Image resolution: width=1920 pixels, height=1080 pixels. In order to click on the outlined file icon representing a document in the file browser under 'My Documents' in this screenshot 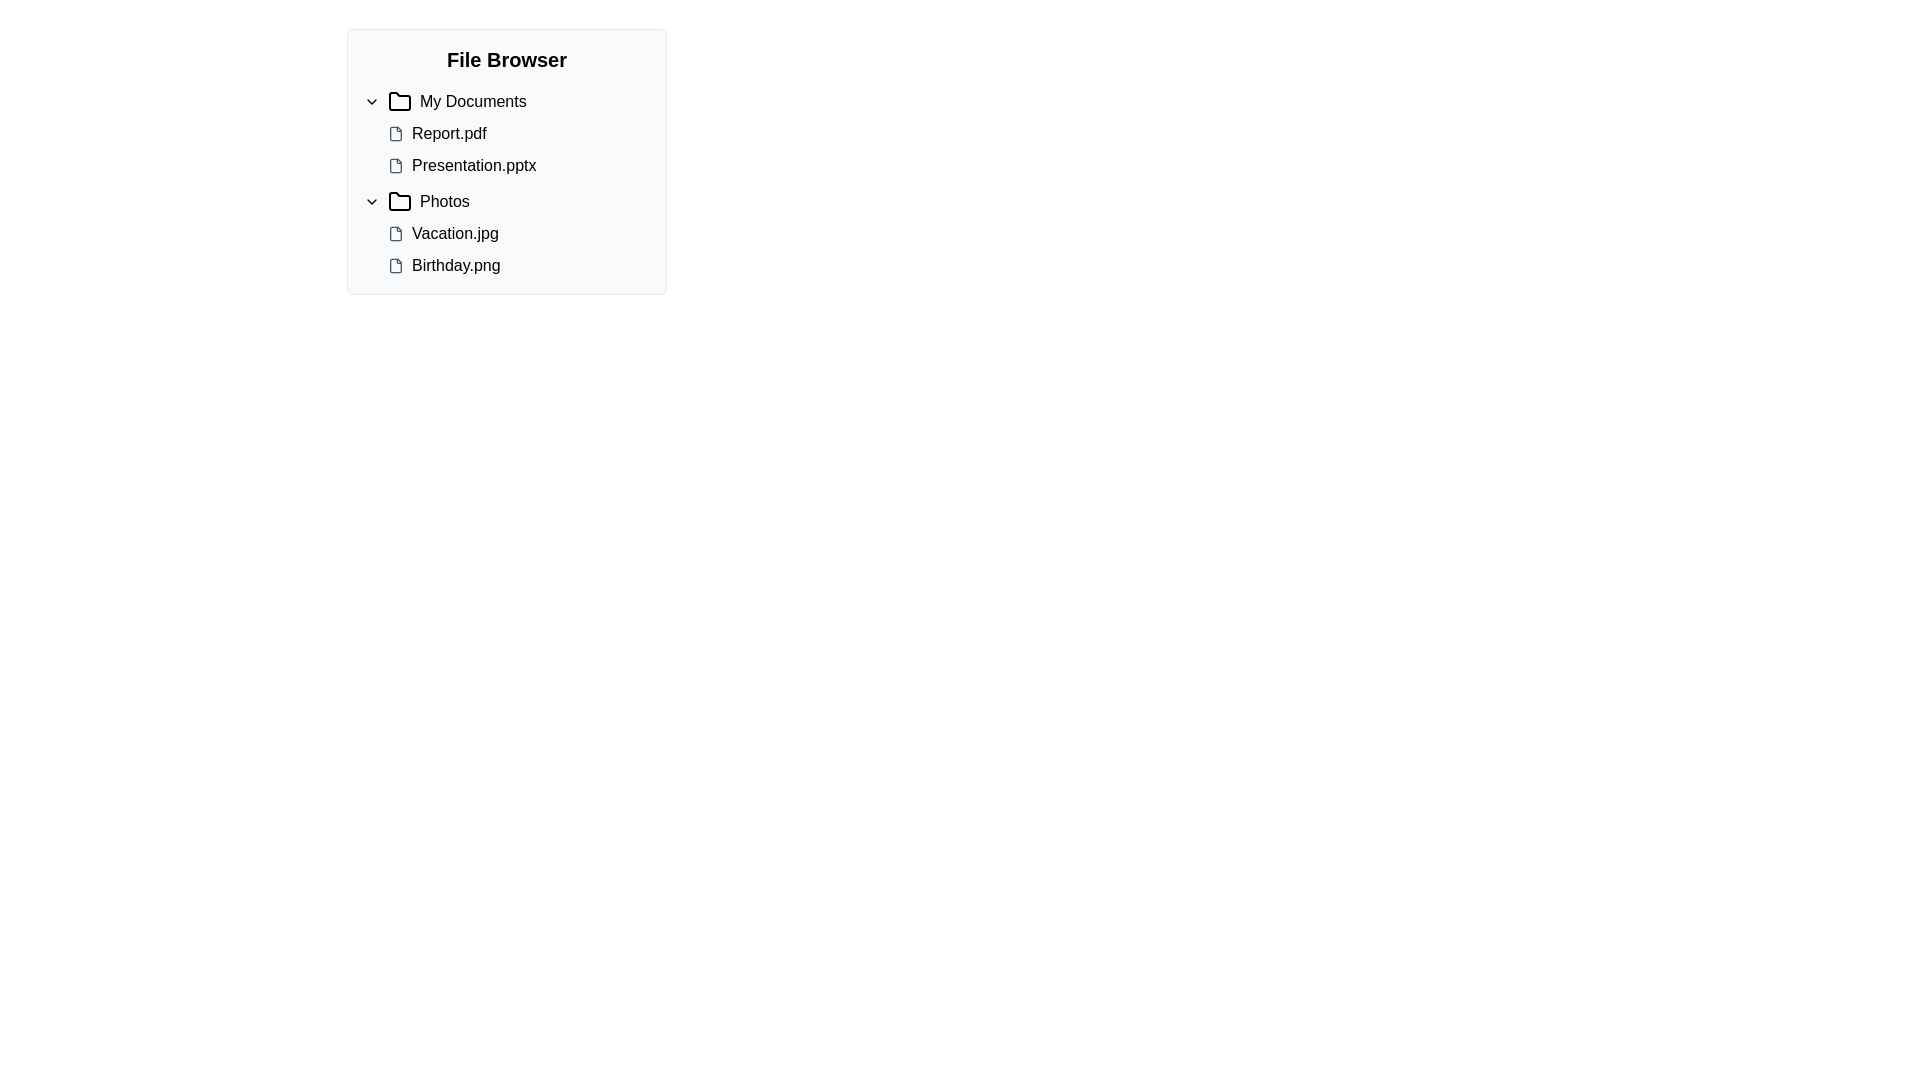, I will do `click(395, 134)`.